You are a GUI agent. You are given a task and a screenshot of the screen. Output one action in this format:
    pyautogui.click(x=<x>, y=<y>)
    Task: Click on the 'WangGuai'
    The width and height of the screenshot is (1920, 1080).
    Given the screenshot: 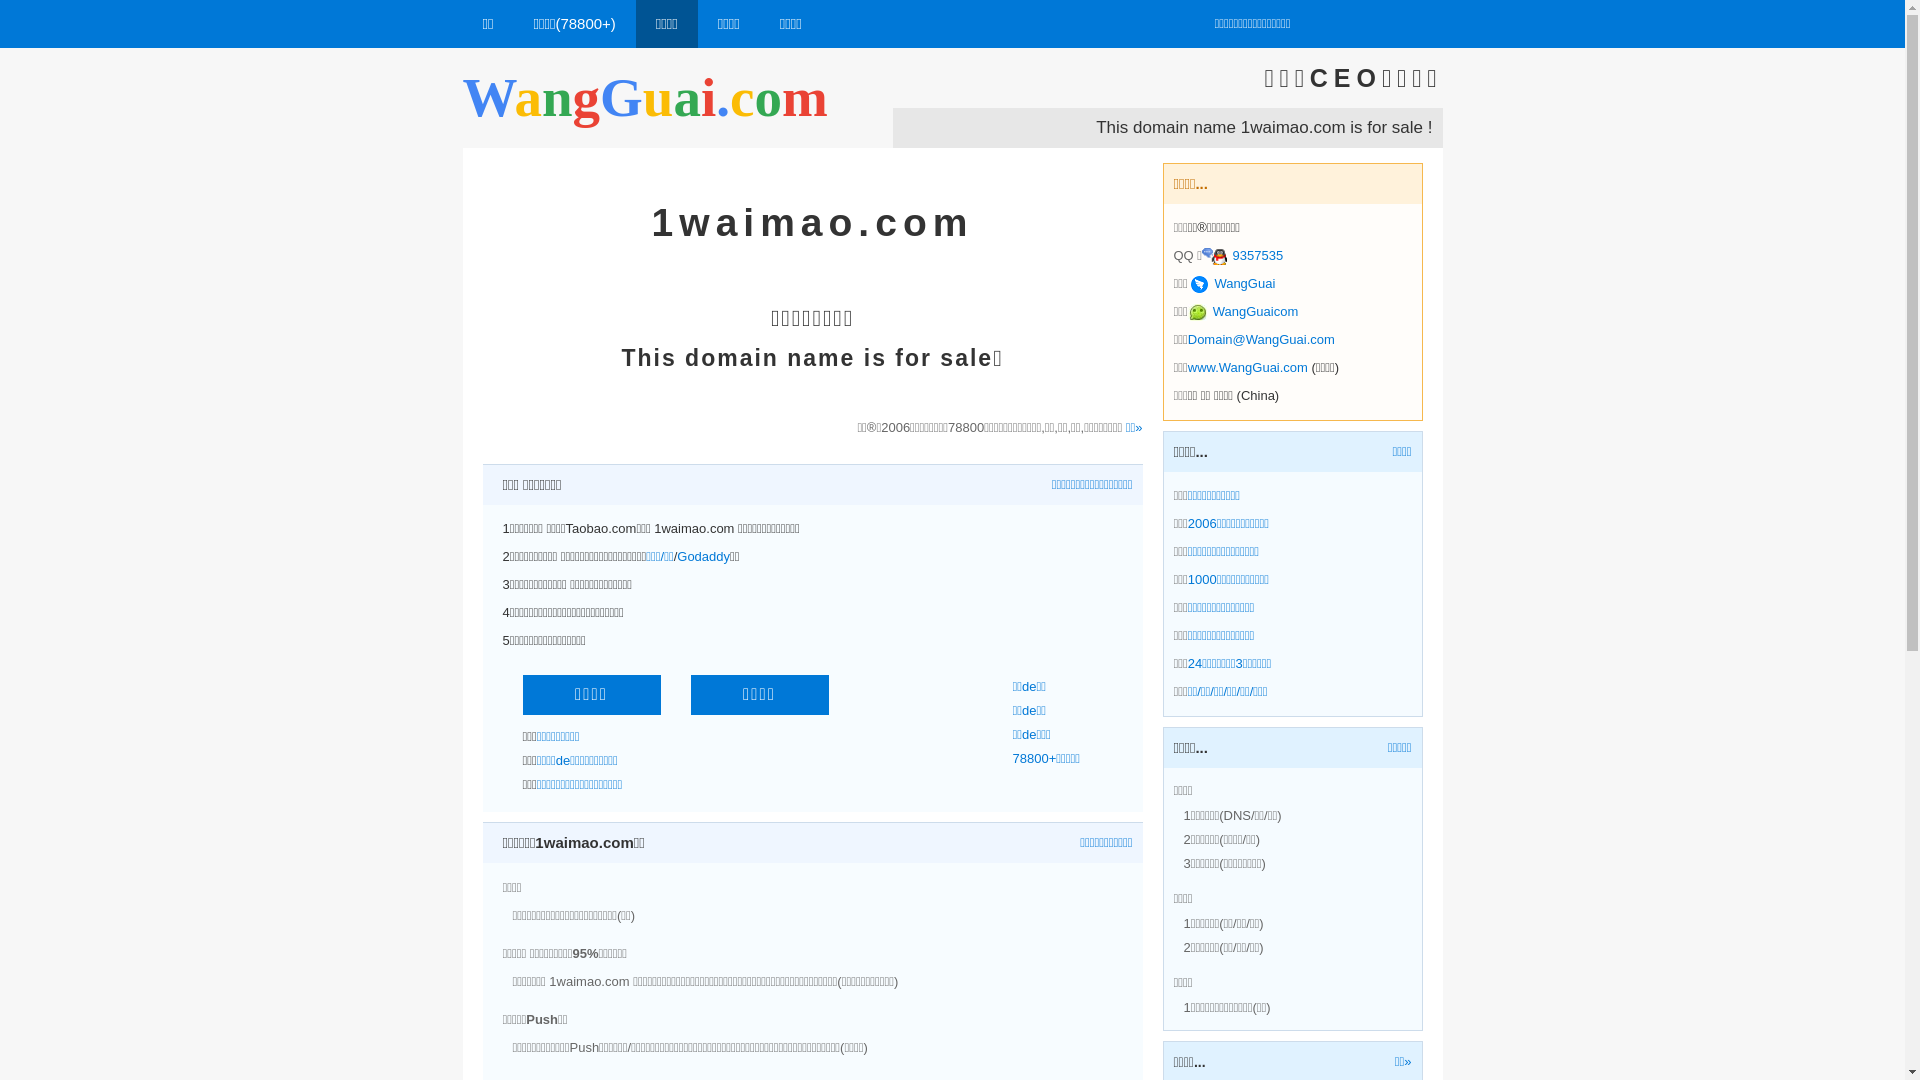 What is the action you would take?
    pyautogui.click(x=1232, y=283)
    